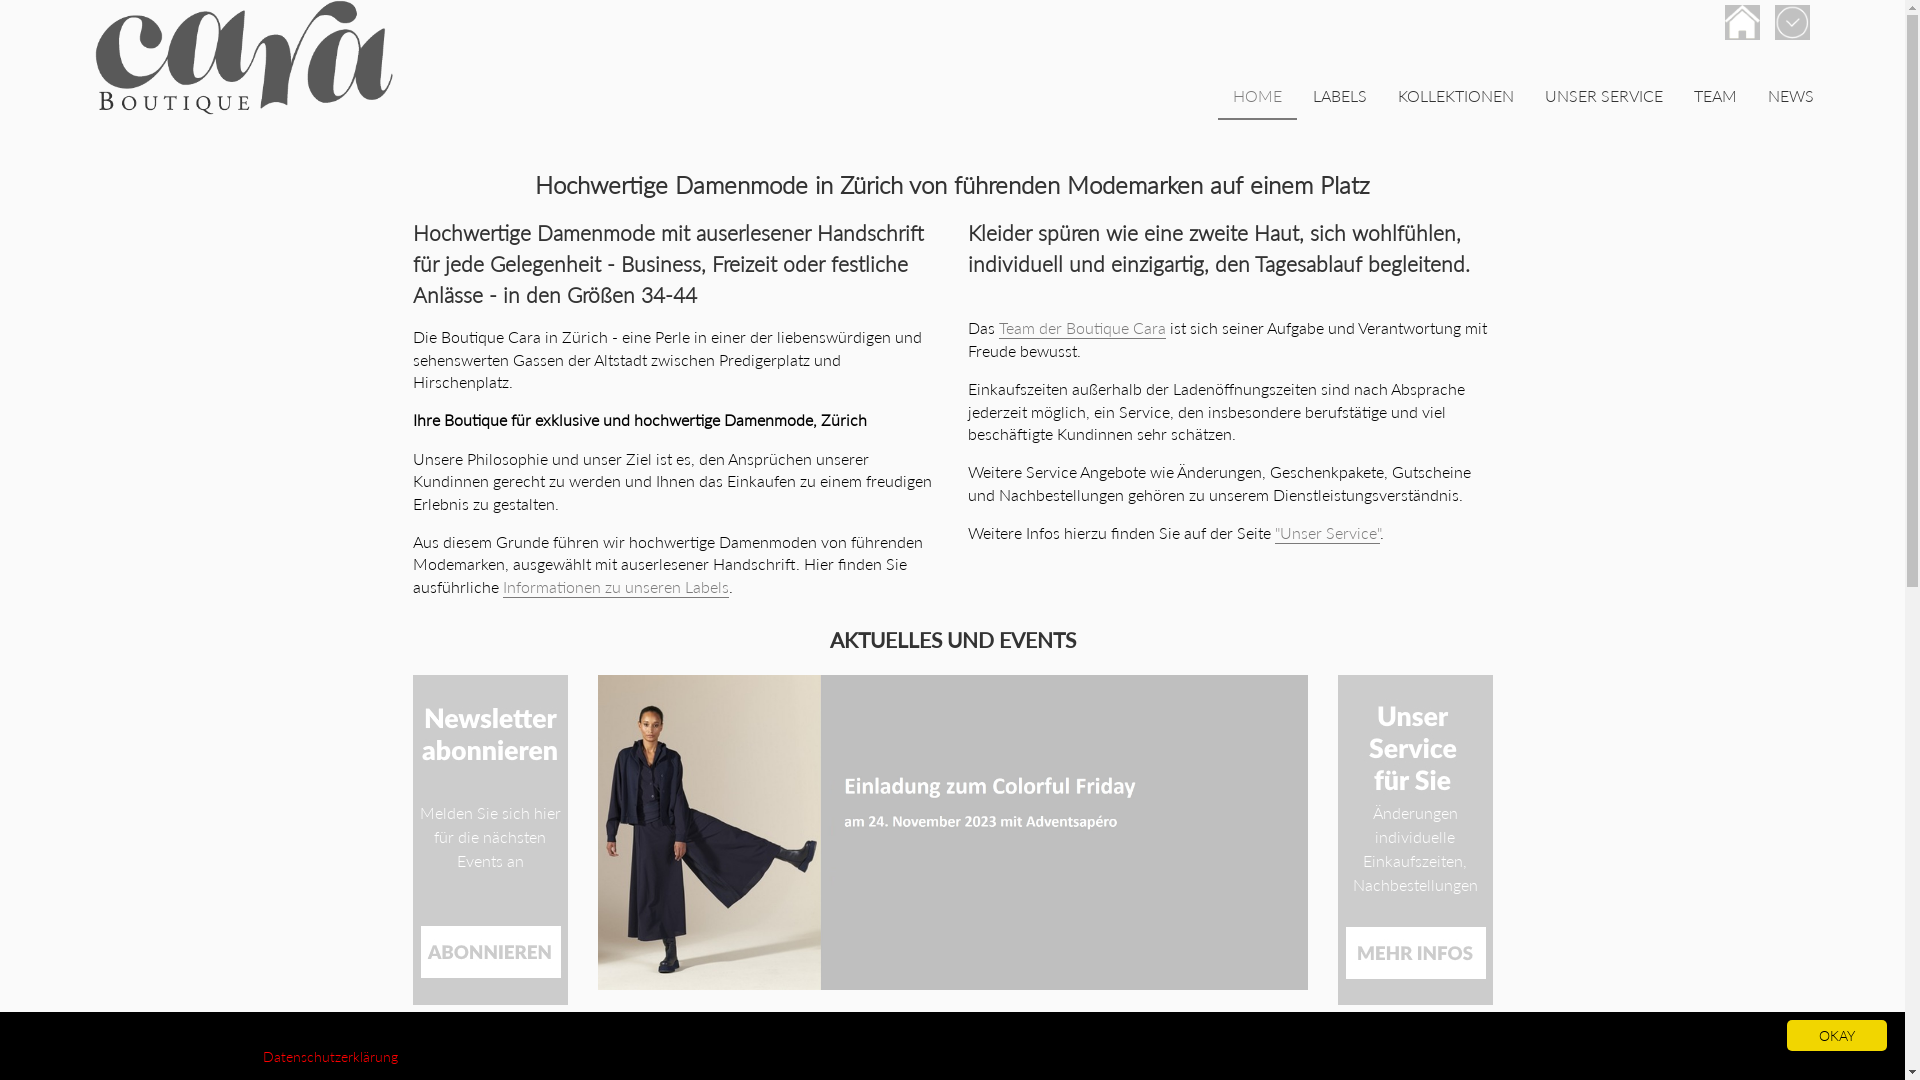  What do you see at coordinates (1790, 97) in the screenshot?
I see `'NEWS'` at bounding box center [1790, 97].